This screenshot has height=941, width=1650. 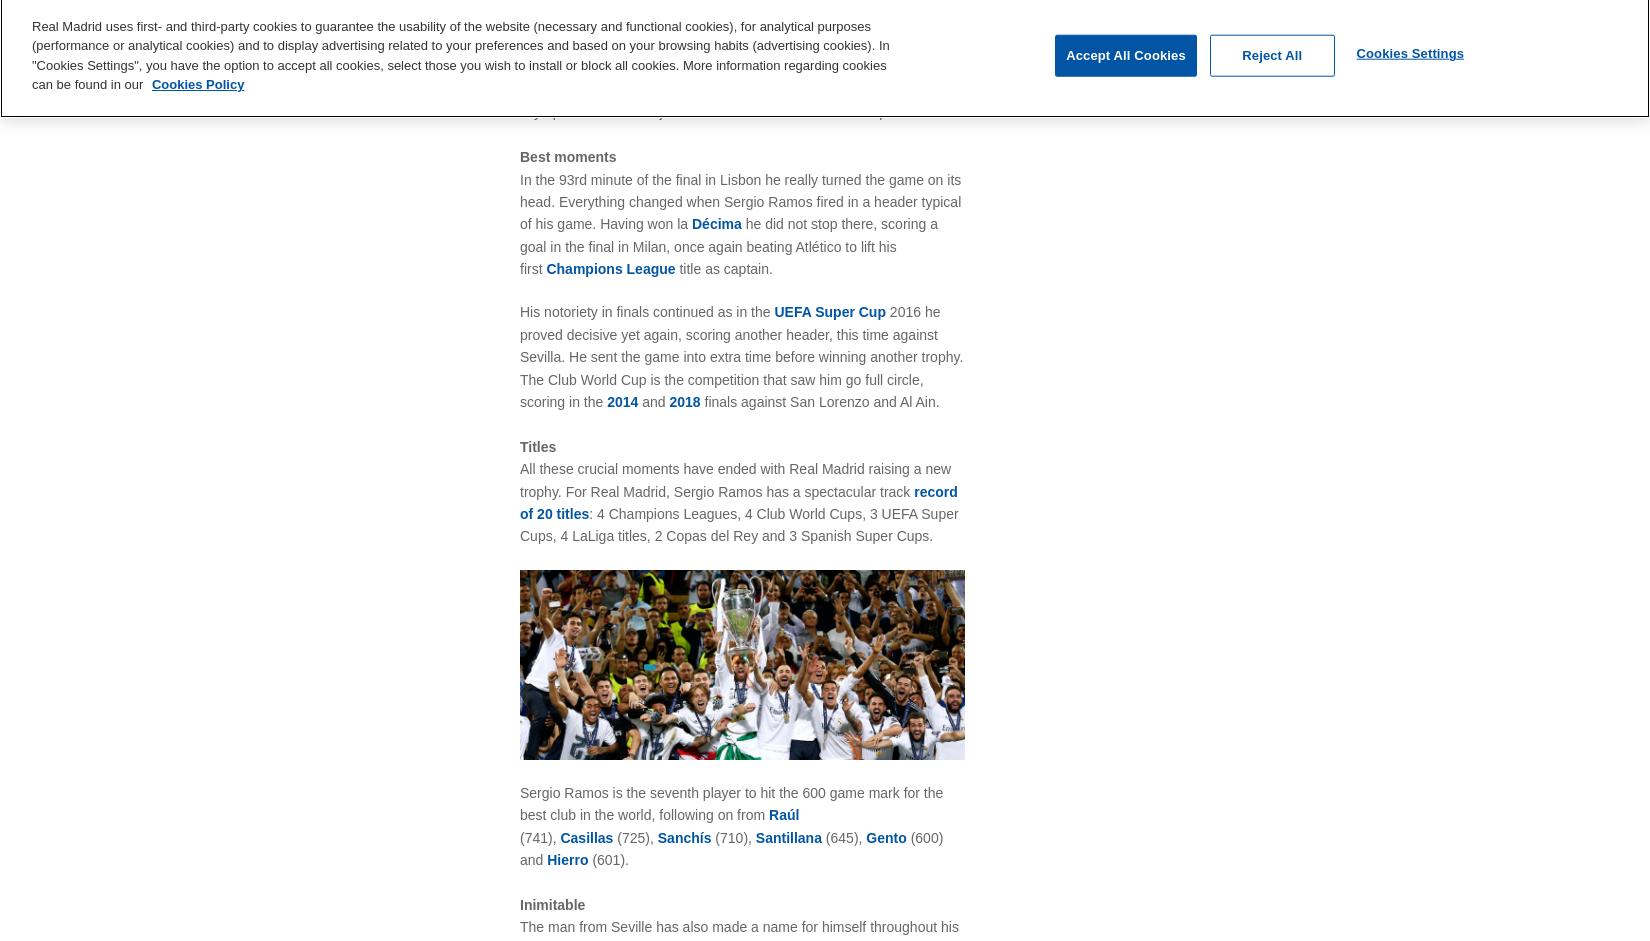 What do you see at coordinates (717, 222) in the screenshot?
I see `'Décima'` at bounding box center [717, 222].